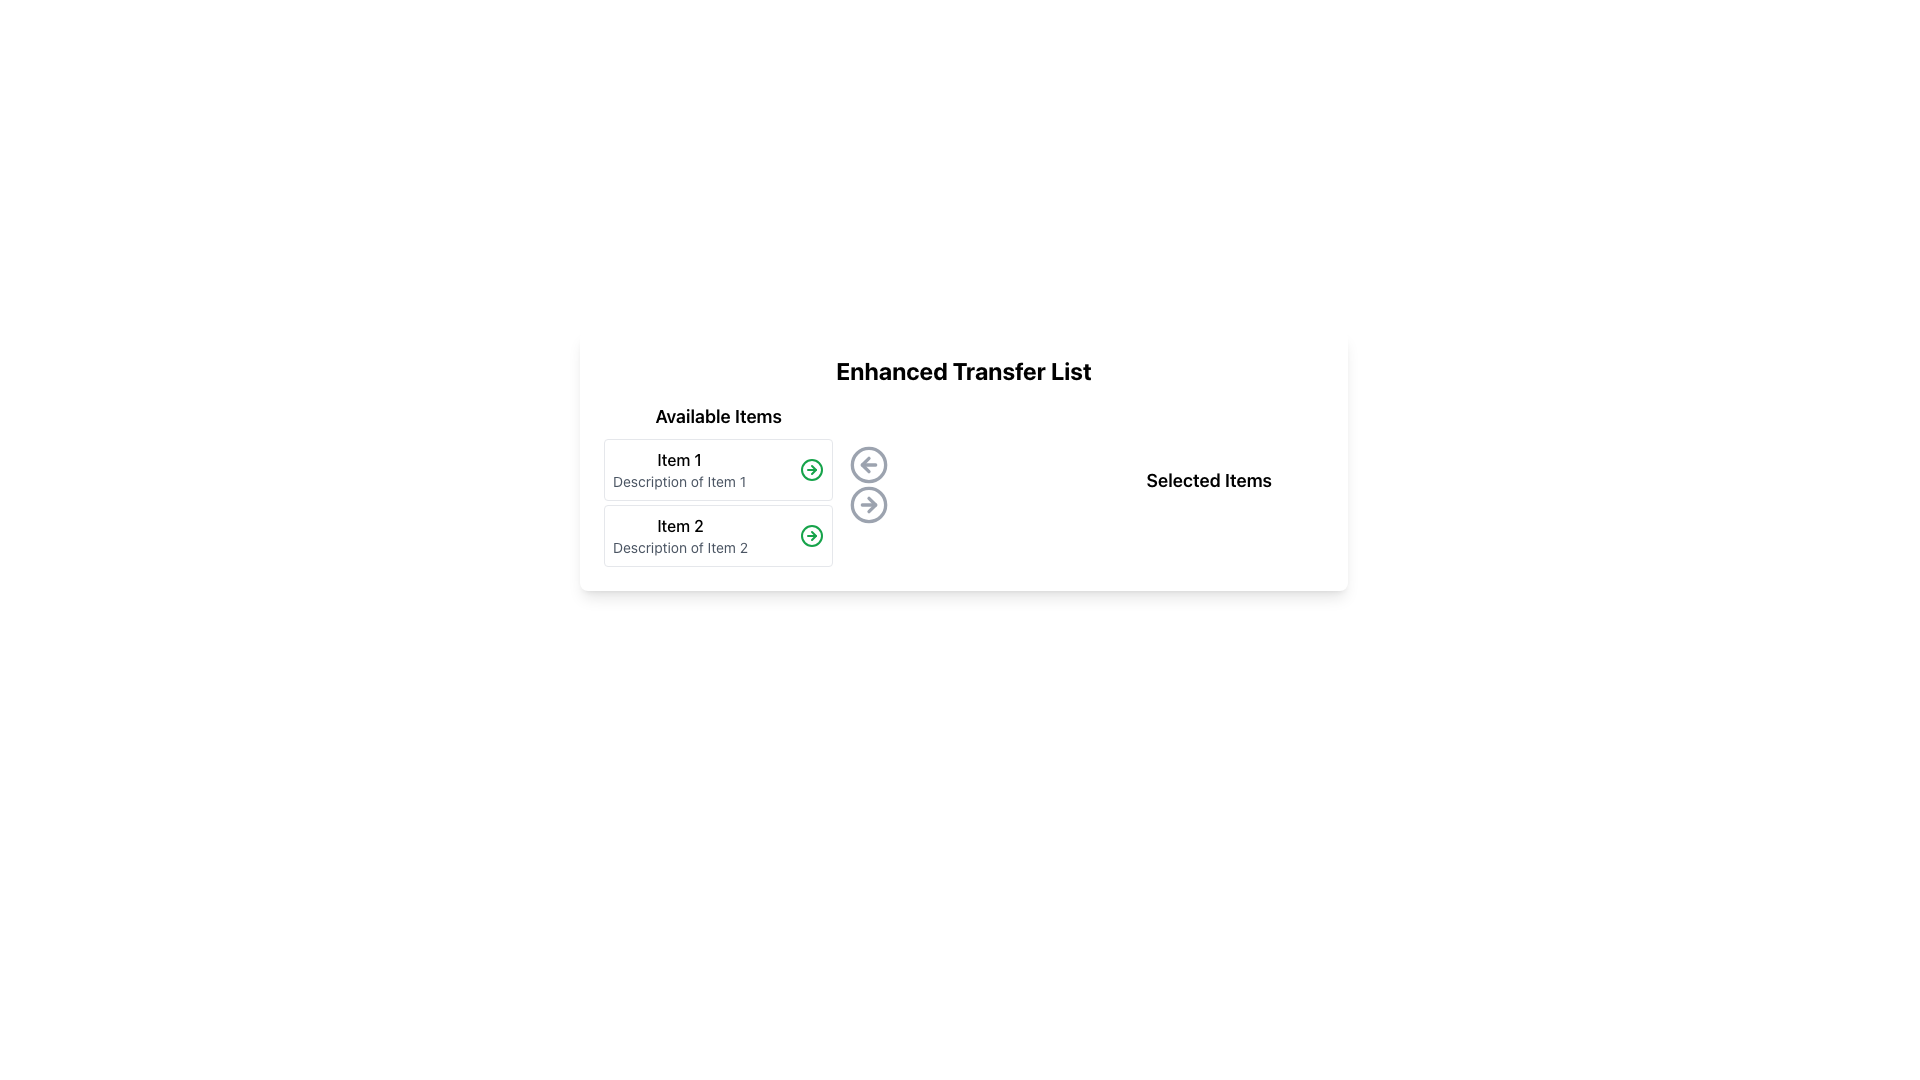 This screenshot has width=1920, height=1080. I want to click on the circular button with a green border and right-pointing arrow, located in the right section of the first item card under 'Available Items', to make it navigable via keyboard, so click(812, 470).